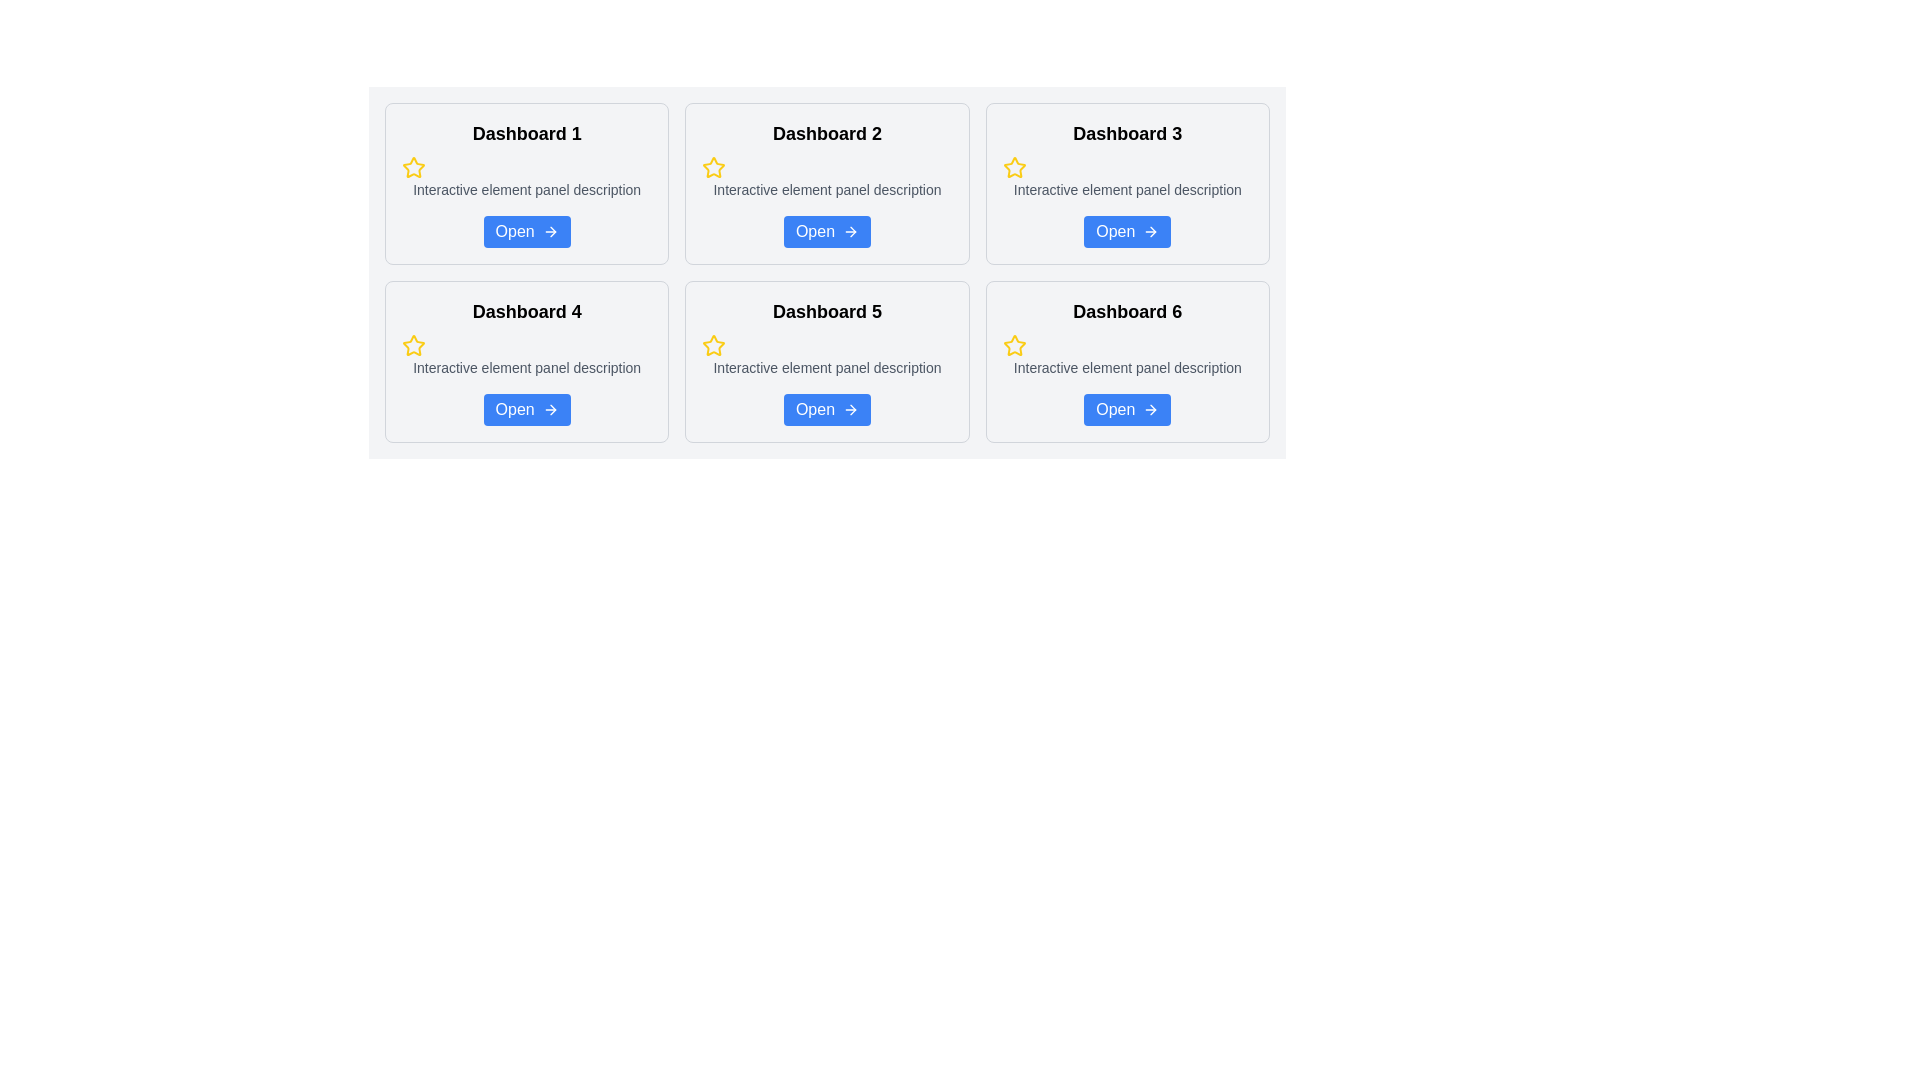 This screenshot has height=1080, width=1920. Describe the element at coordinates (1127, 408) in the screenshot. I see `the button located in the bottom-right section of the 'Dashboard 6' card` at that location.